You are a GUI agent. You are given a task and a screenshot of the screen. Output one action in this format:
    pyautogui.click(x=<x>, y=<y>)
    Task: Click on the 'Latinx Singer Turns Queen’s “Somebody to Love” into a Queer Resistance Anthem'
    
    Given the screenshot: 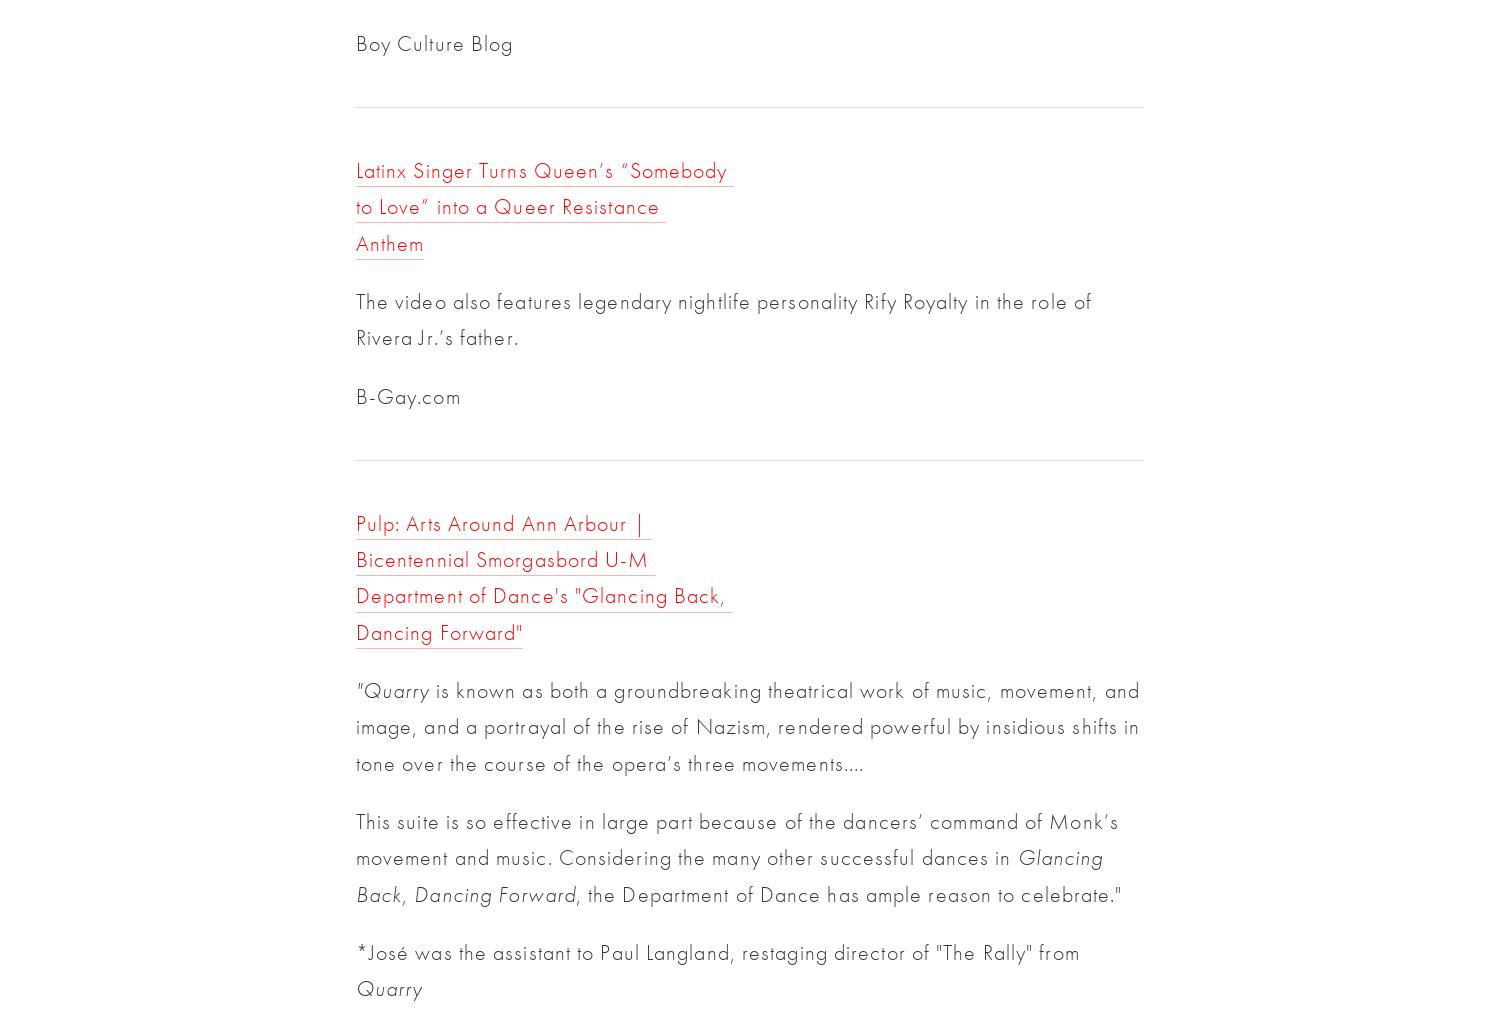 What is the action you would take?
    pyautogui.click(x=544, y=206)
    